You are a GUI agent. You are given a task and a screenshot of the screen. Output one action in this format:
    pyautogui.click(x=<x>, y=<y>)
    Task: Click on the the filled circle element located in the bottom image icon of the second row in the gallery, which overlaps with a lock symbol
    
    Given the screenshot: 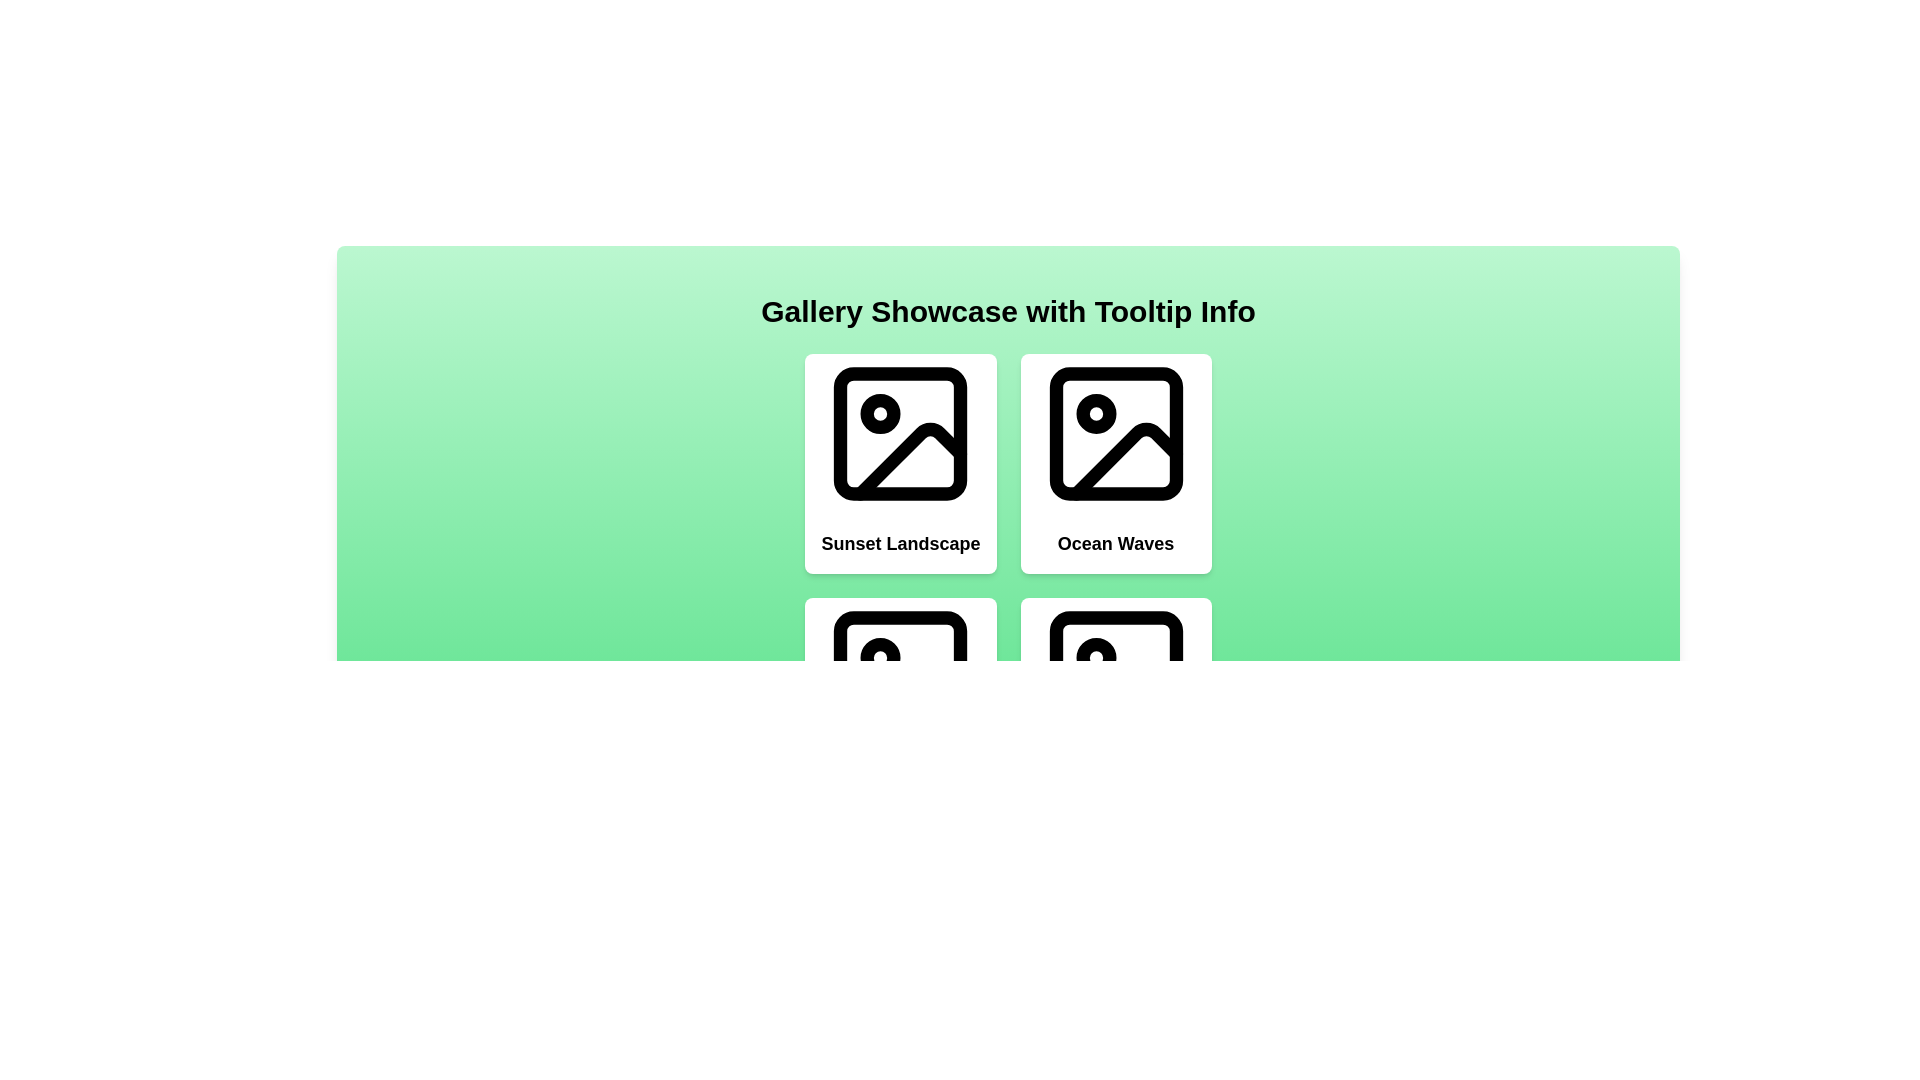 What is the action you would take?
    pyautogui.click(x=1094, y=658)
    